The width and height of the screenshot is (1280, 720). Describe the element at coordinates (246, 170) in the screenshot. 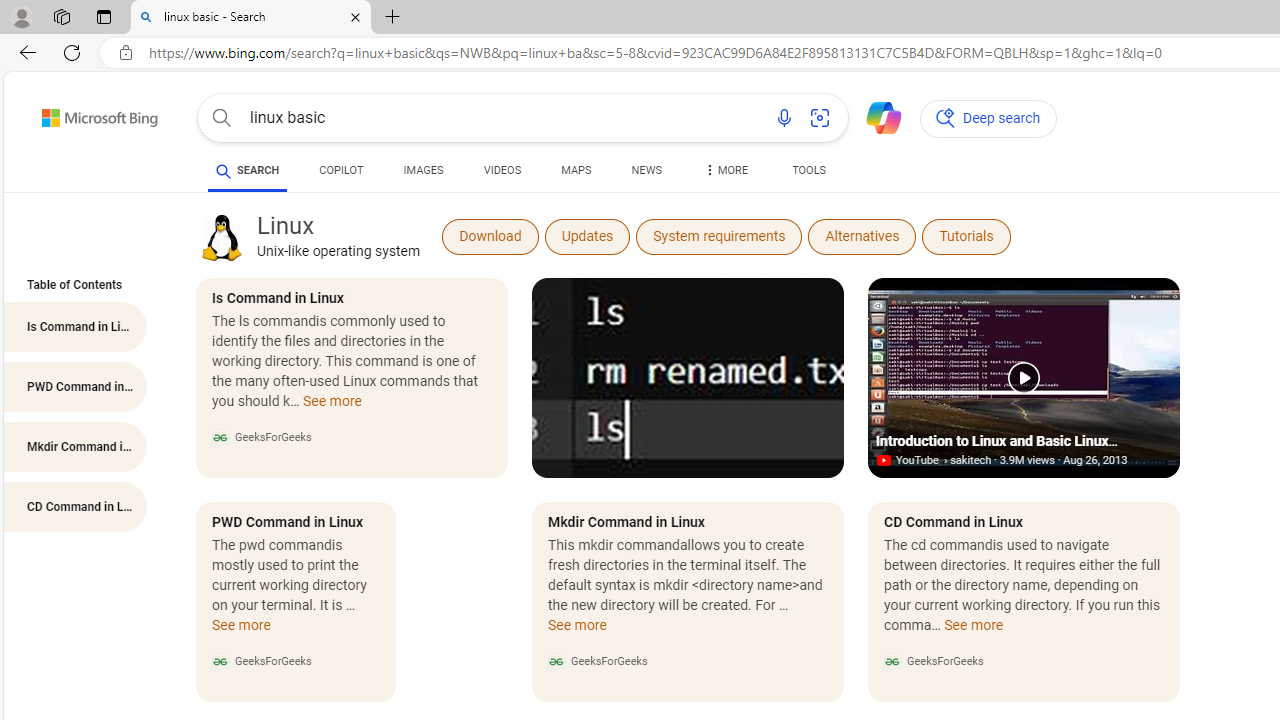

I see `'SEARCH'` at that location.